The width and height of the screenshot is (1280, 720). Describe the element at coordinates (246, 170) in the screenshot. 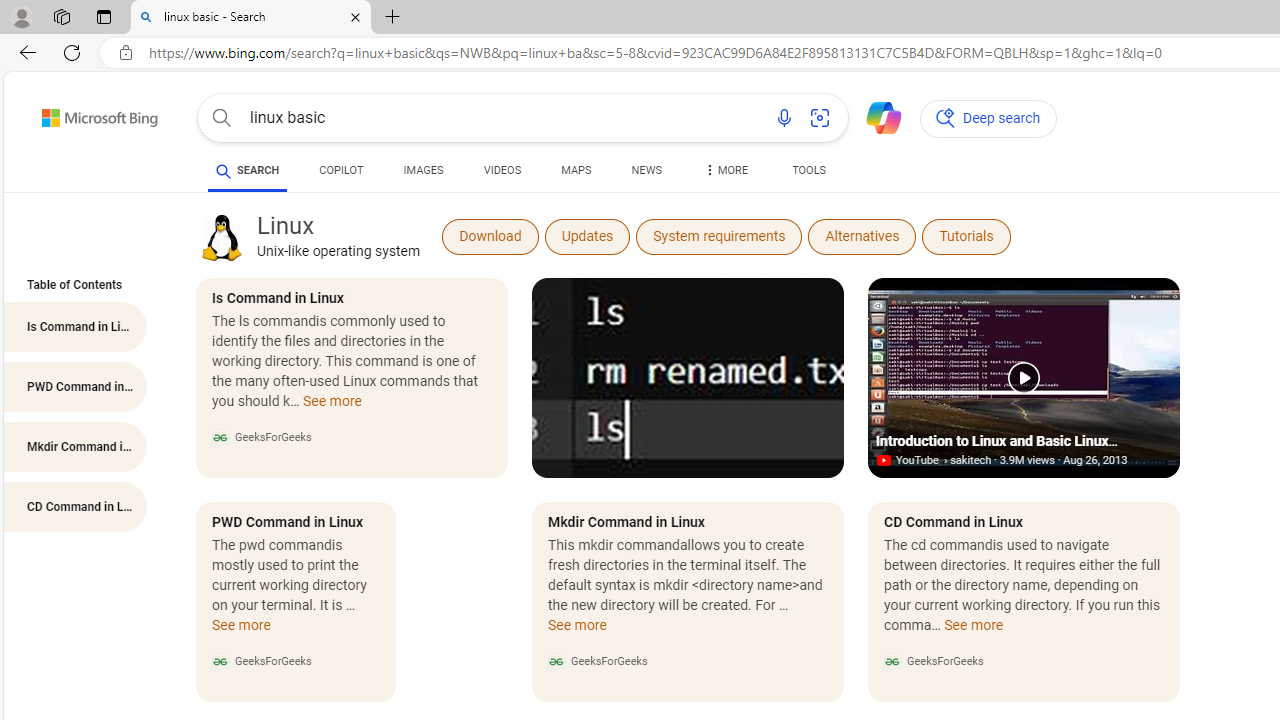

I see `'SEARCH'` at that location.